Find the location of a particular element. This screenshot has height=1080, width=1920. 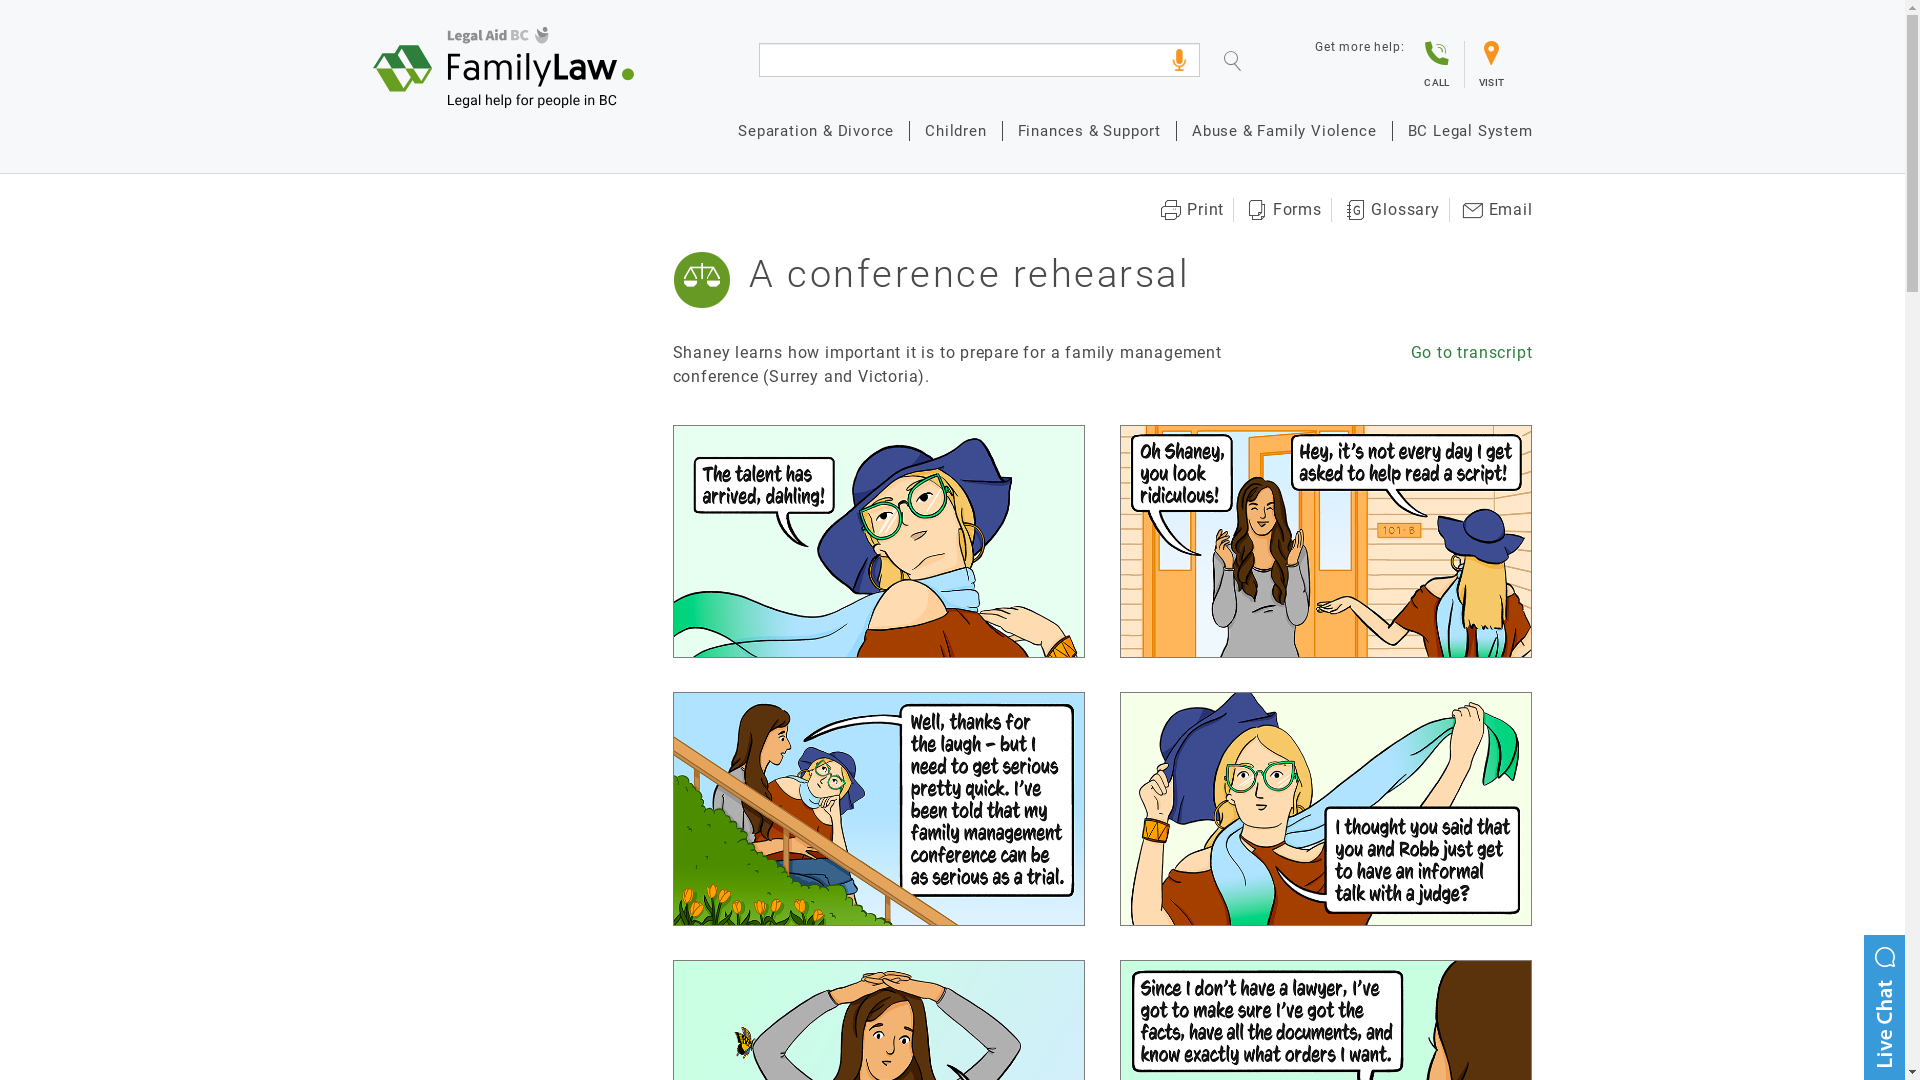

'Search' is located at coordinates (1246, 63).